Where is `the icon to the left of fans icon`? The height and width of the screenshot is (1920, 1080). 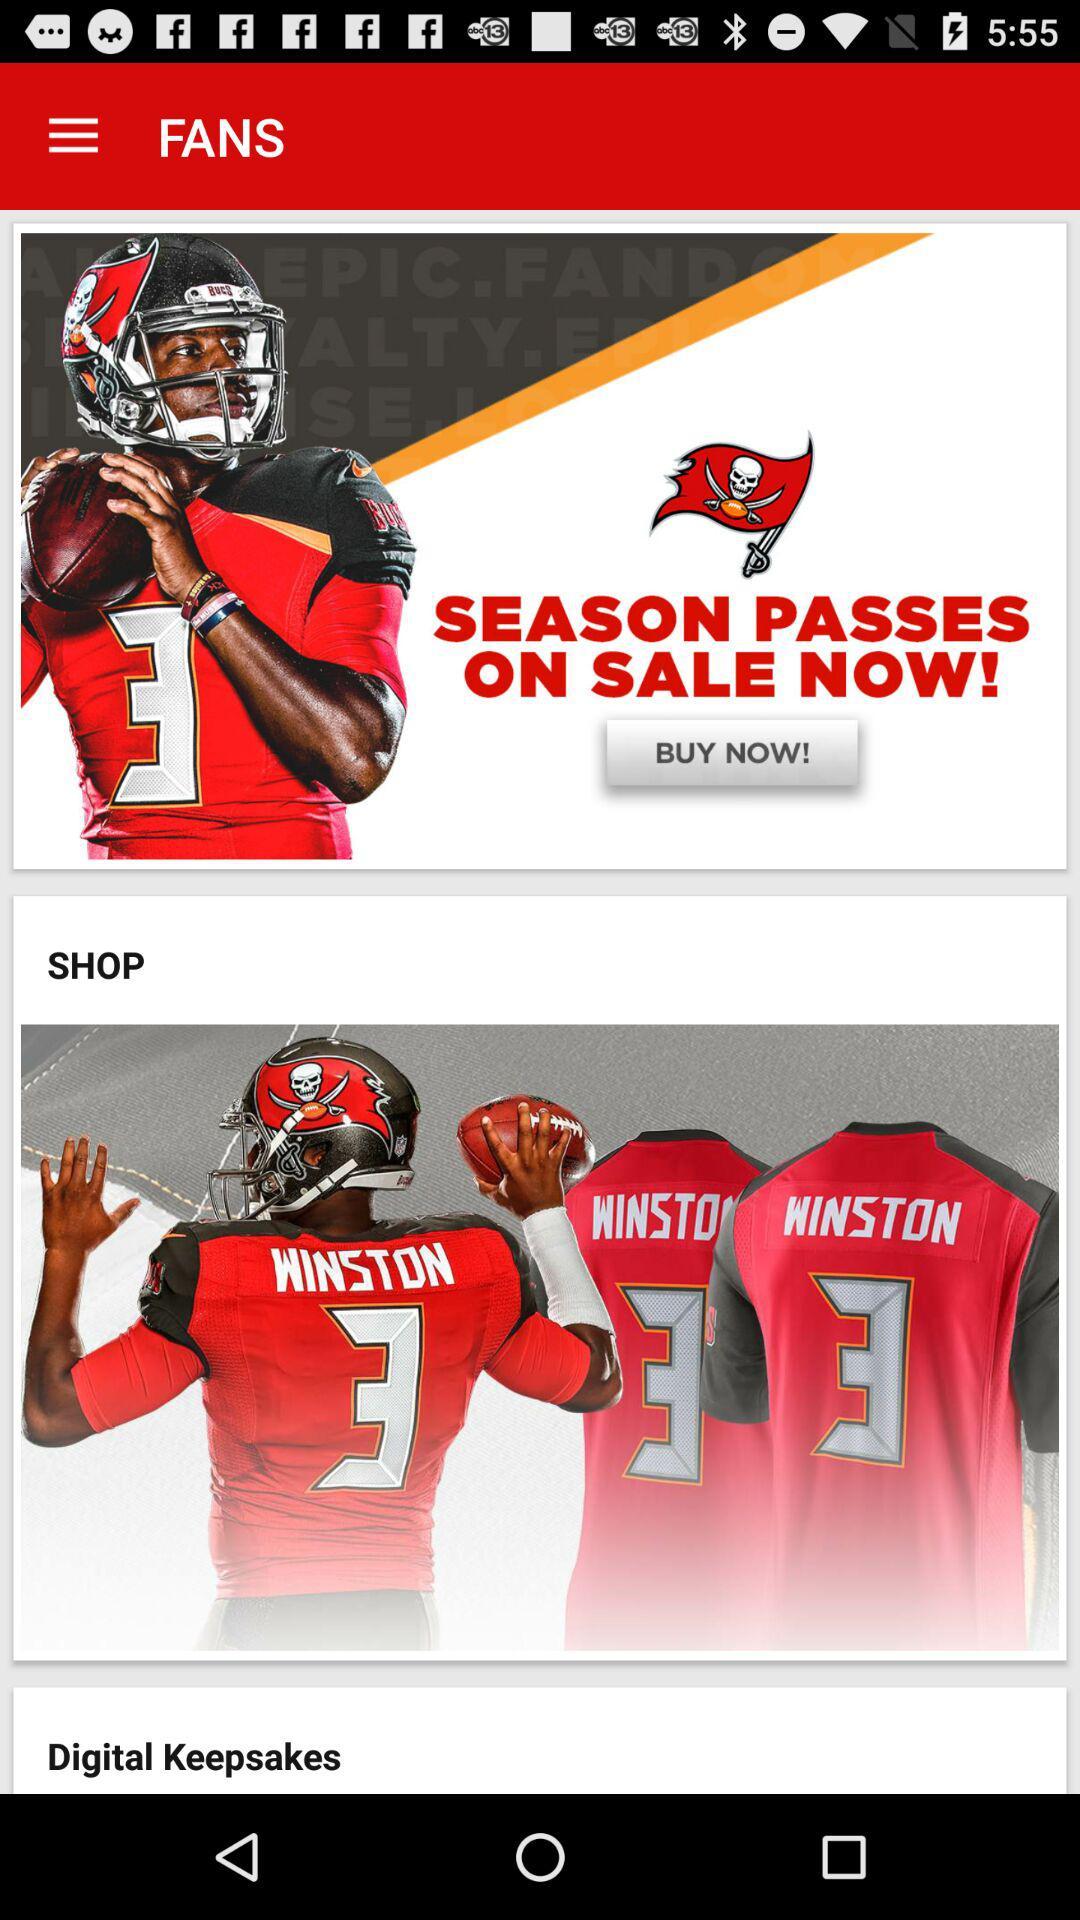
the icon to the left of fans icon is located at coordinates (72, 135).